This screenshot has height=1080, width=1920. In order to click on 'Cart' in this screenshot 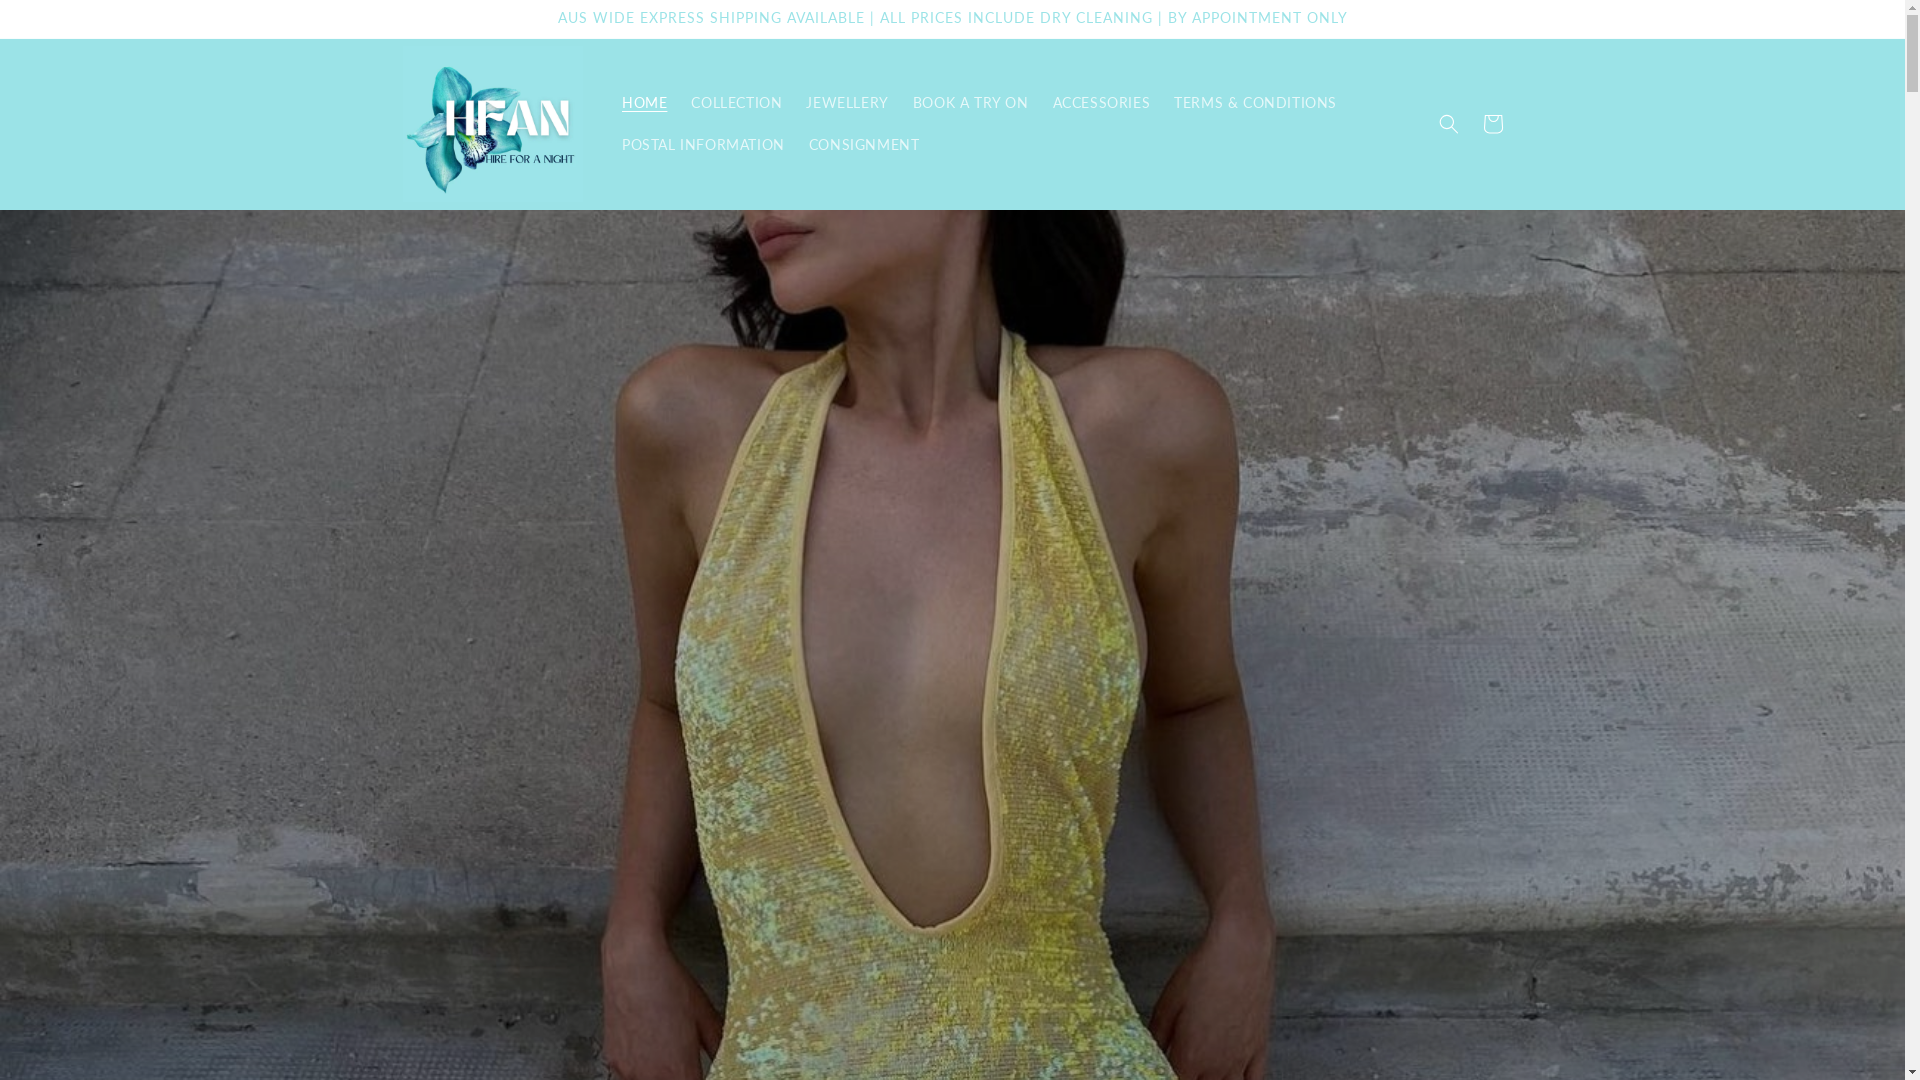, I will do `click(1492, 123)`.